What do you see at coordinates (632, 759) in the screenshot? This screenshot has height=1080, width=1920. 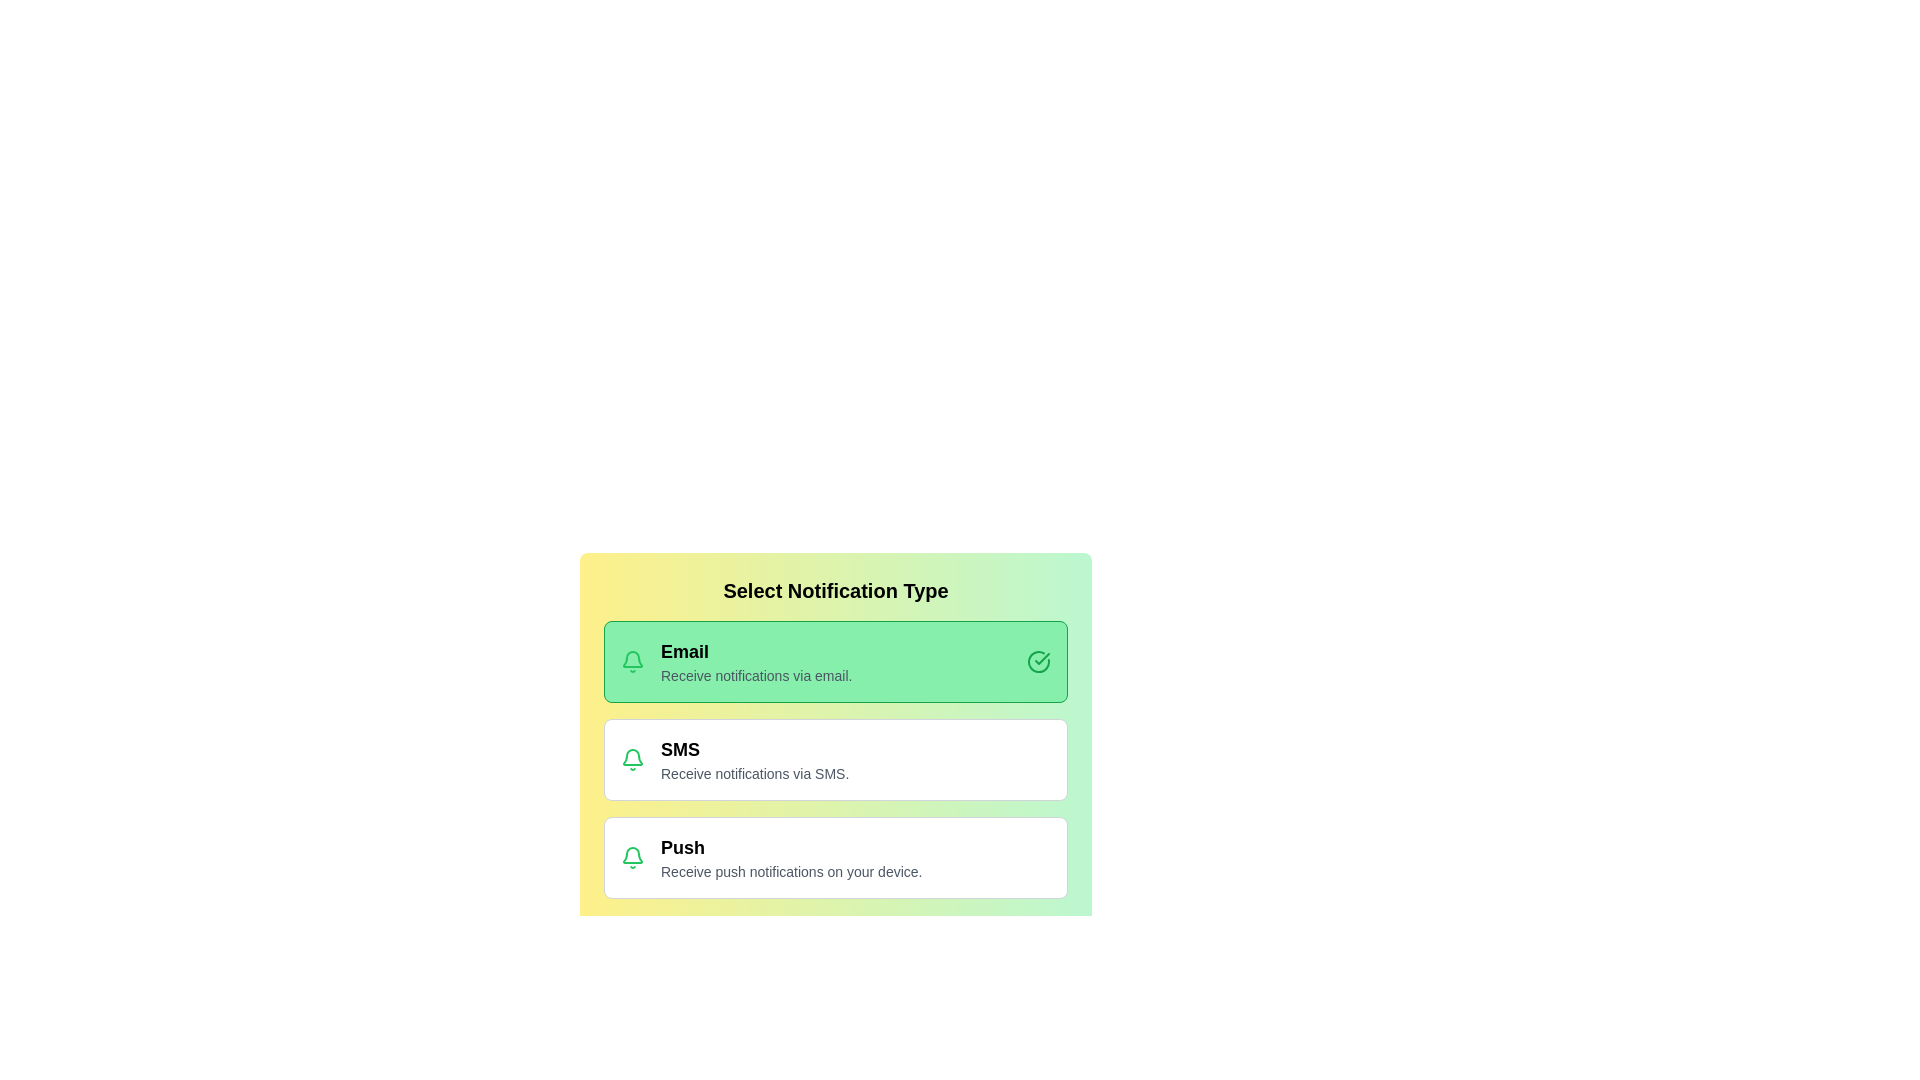 I see `the SMS notification icon, which is the leftmost element in its row, indicating SMS notifications` at bounding box center [632, 759].